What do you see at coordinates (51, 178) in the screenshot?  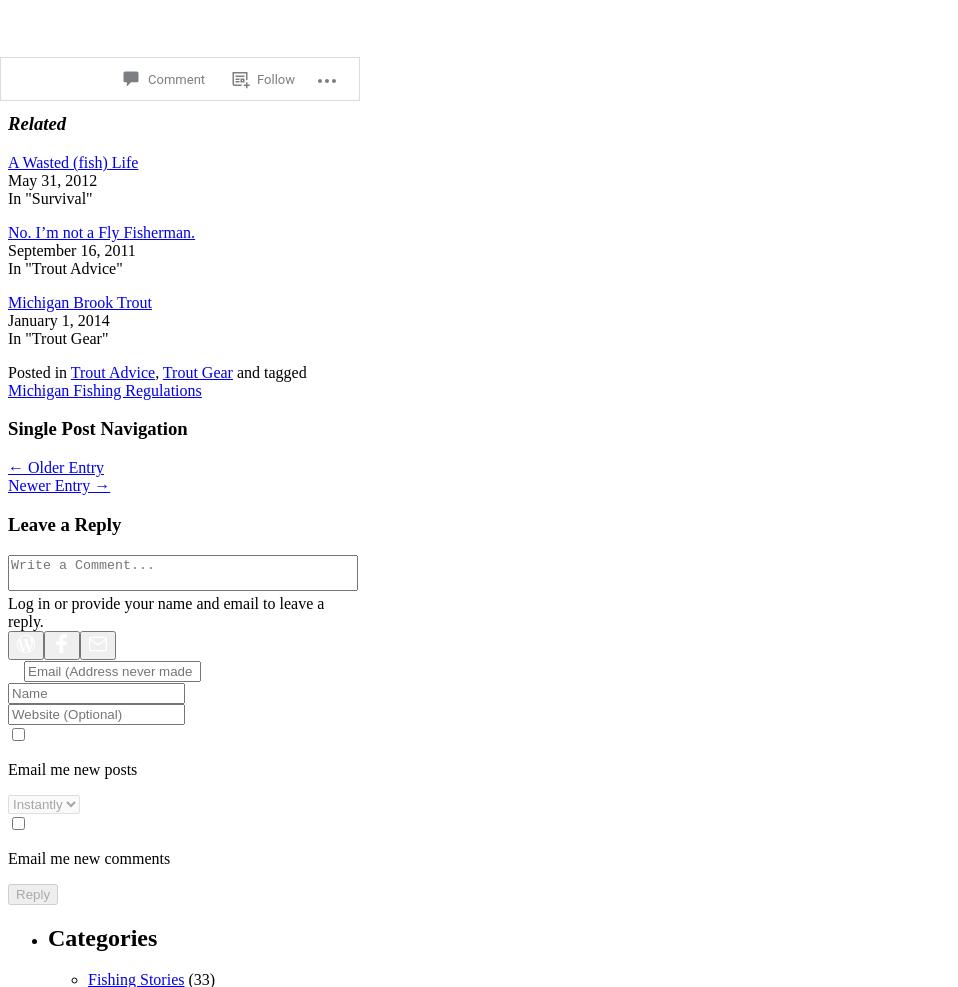 I see `'May 31, 2012'` at bounding box center [51, 178].